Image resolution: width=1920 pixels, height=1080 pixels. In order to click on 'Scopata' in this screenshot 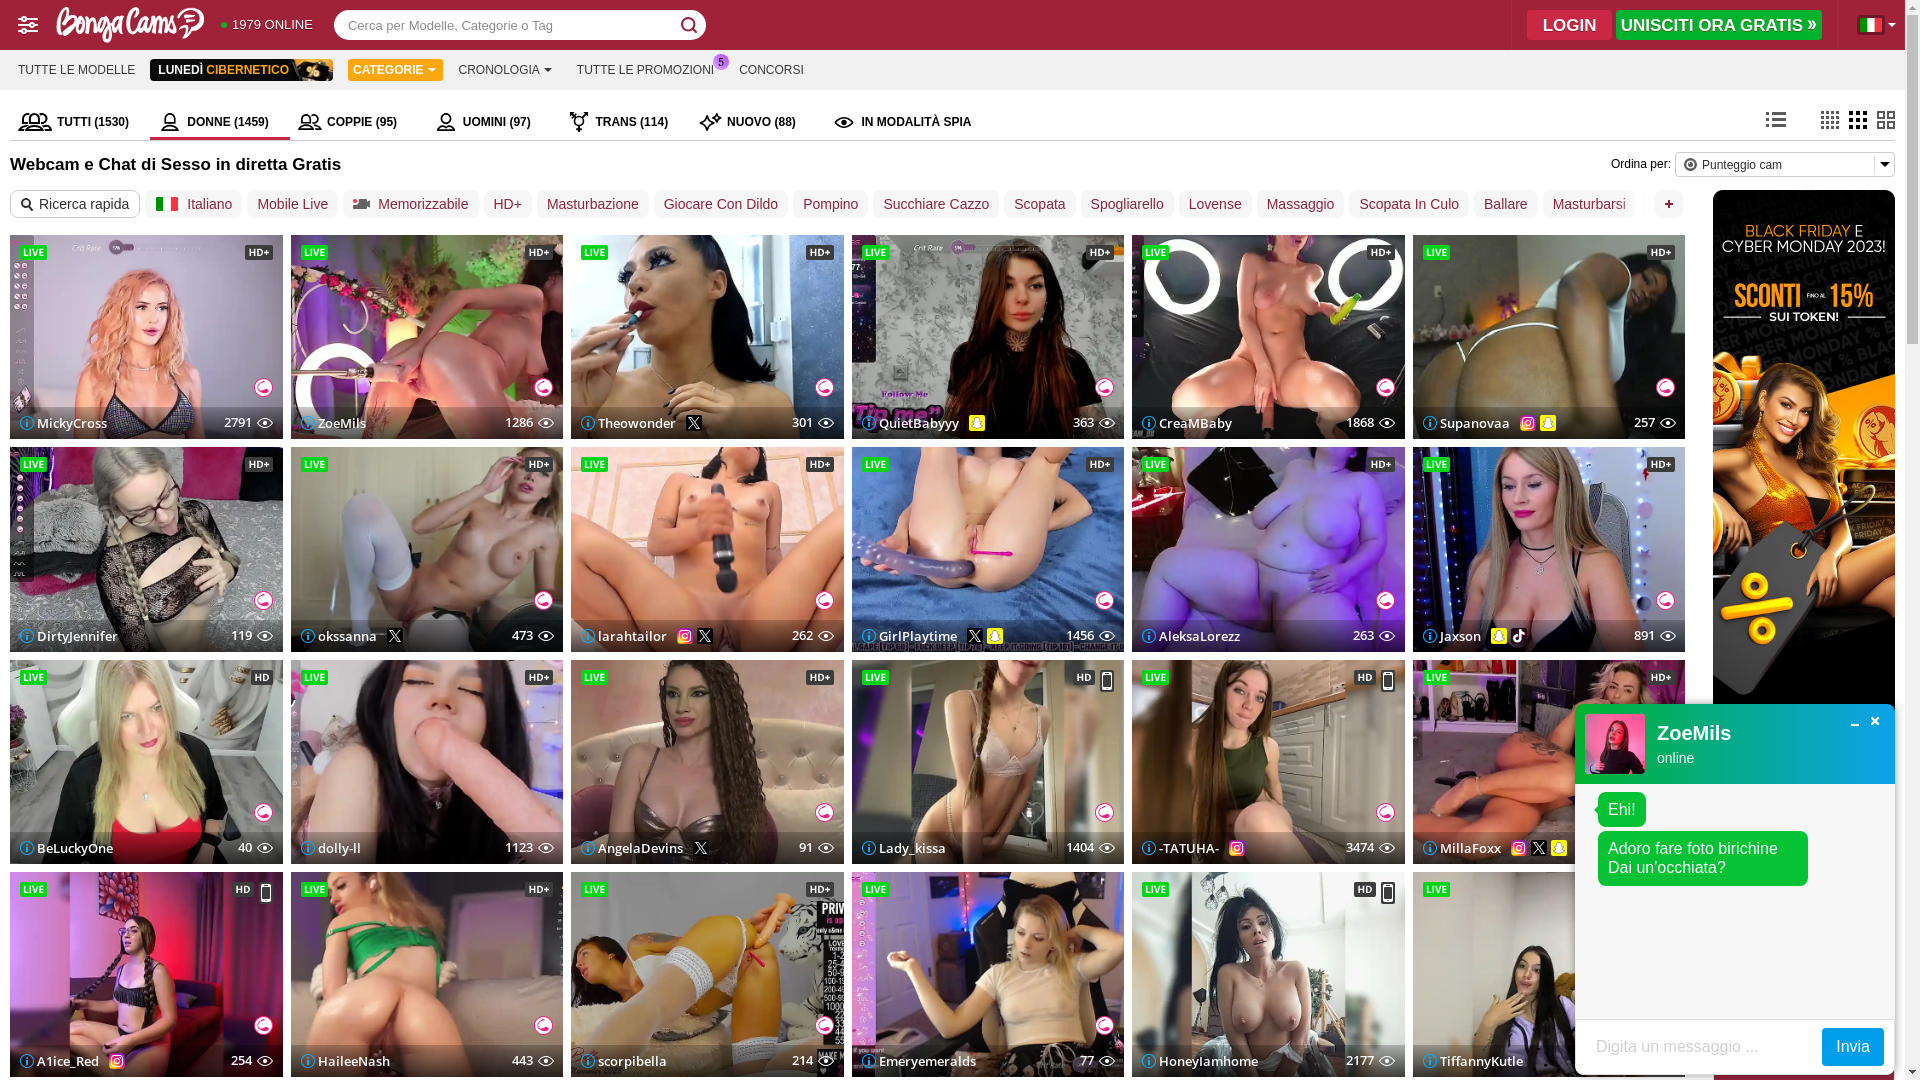, I will do `click(1039, 204)`.